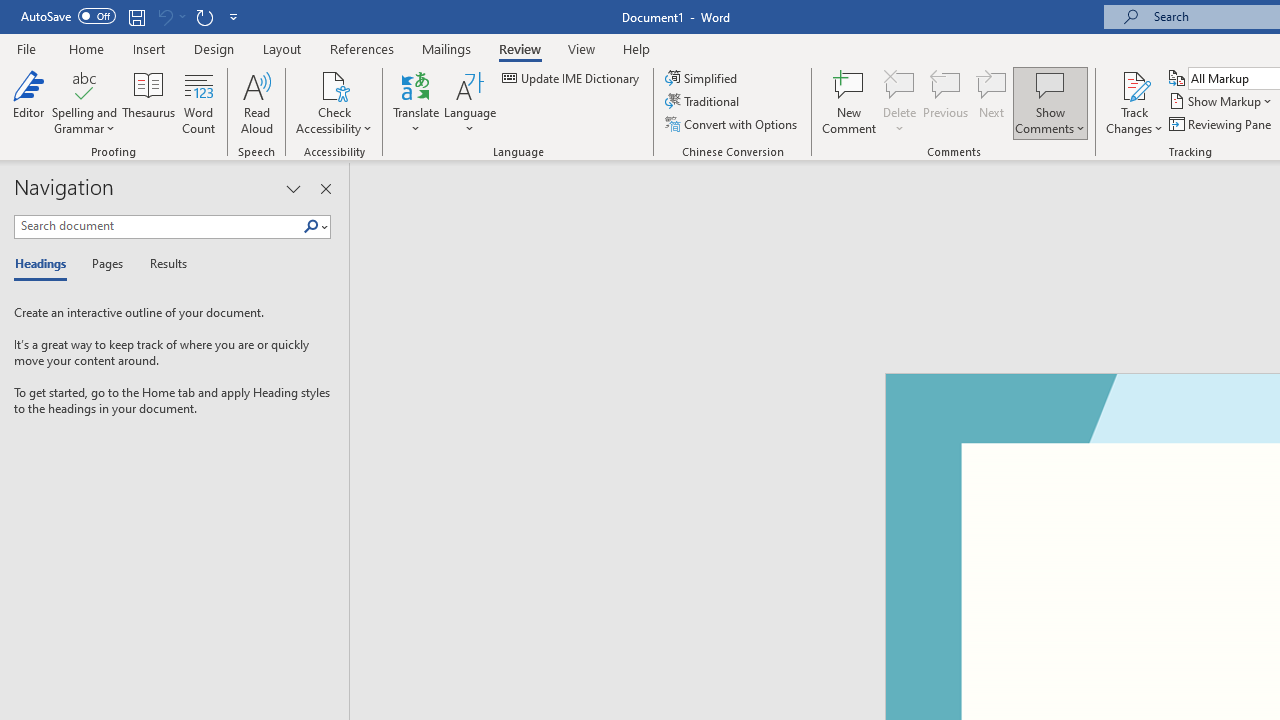 The width and height of the screenshot is (1280, 720). I want to click on 'Editor', so click(28, 103).